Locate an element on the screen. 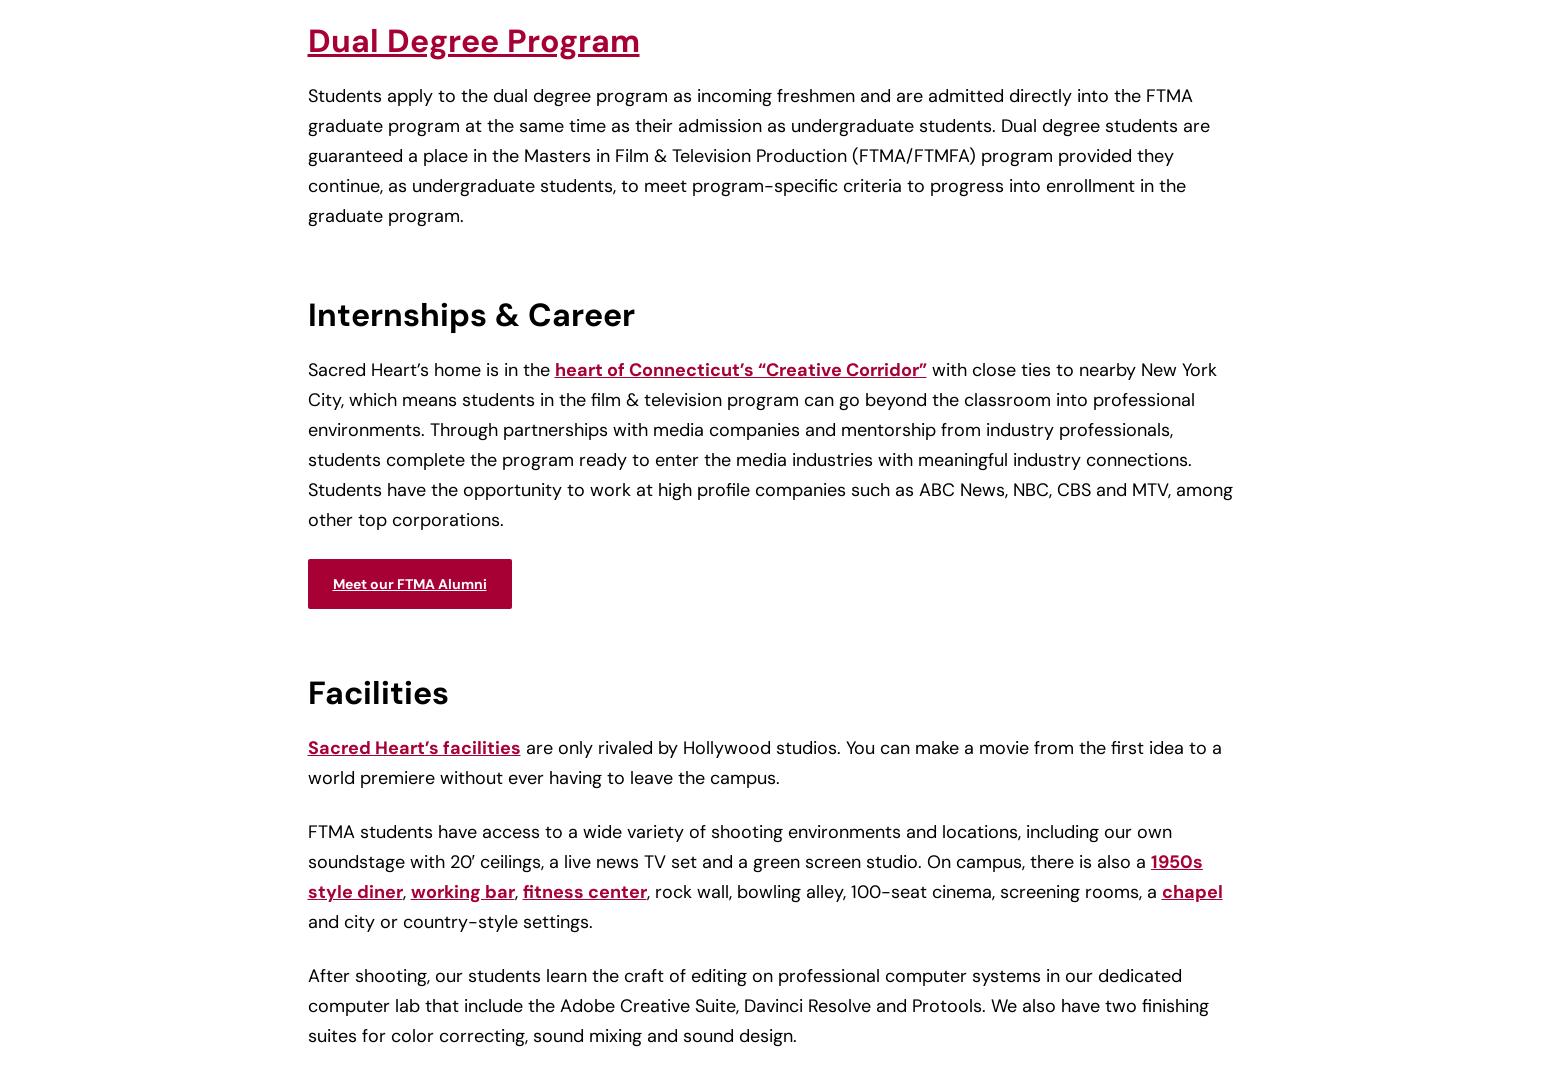 The height and width of the screenshot is (1079, 1550). ', rock wall, bowling alley, 100-seat cinema, screening rooms, a' is located at coordinates (645, 890).